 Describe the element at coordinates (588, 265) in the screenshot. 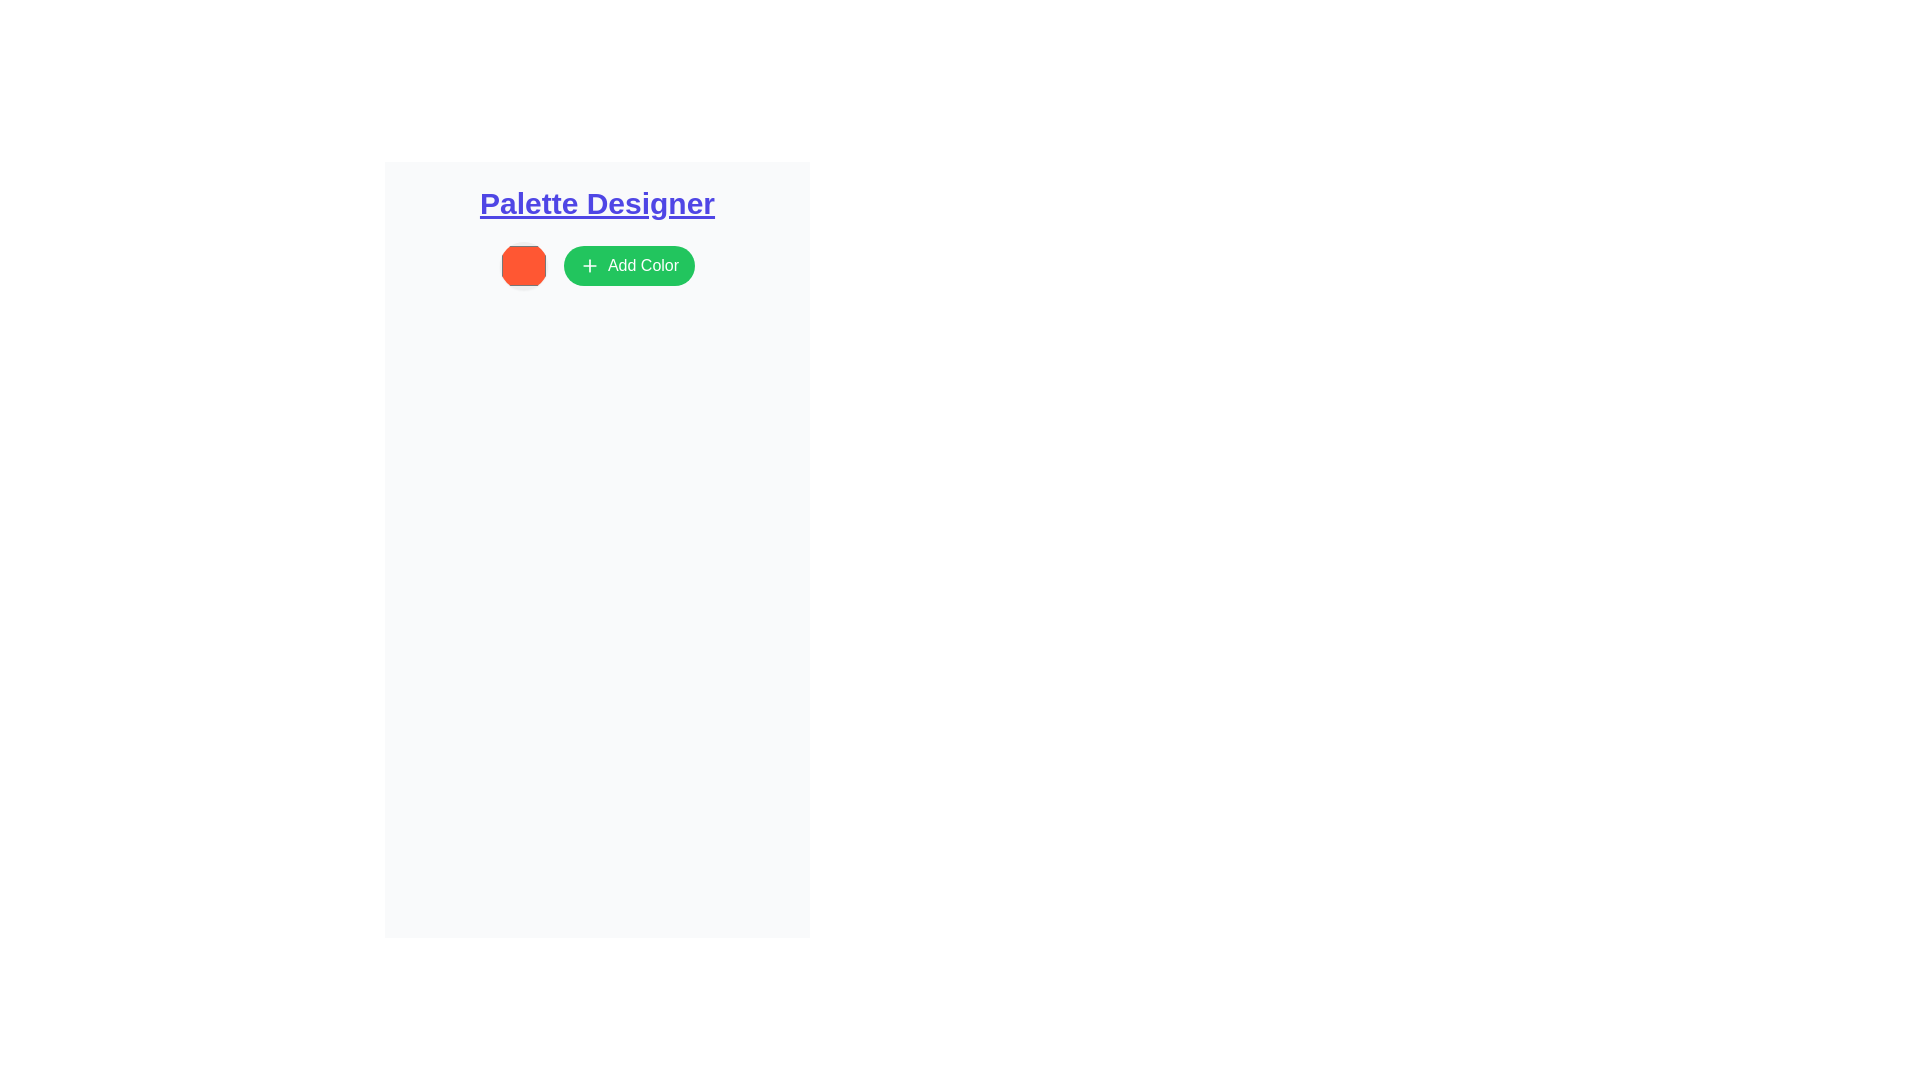

I see `the green button labeled 'Add Color' which contains an icon for adding a color, positioned to the right of a red octagonal button` at that location.